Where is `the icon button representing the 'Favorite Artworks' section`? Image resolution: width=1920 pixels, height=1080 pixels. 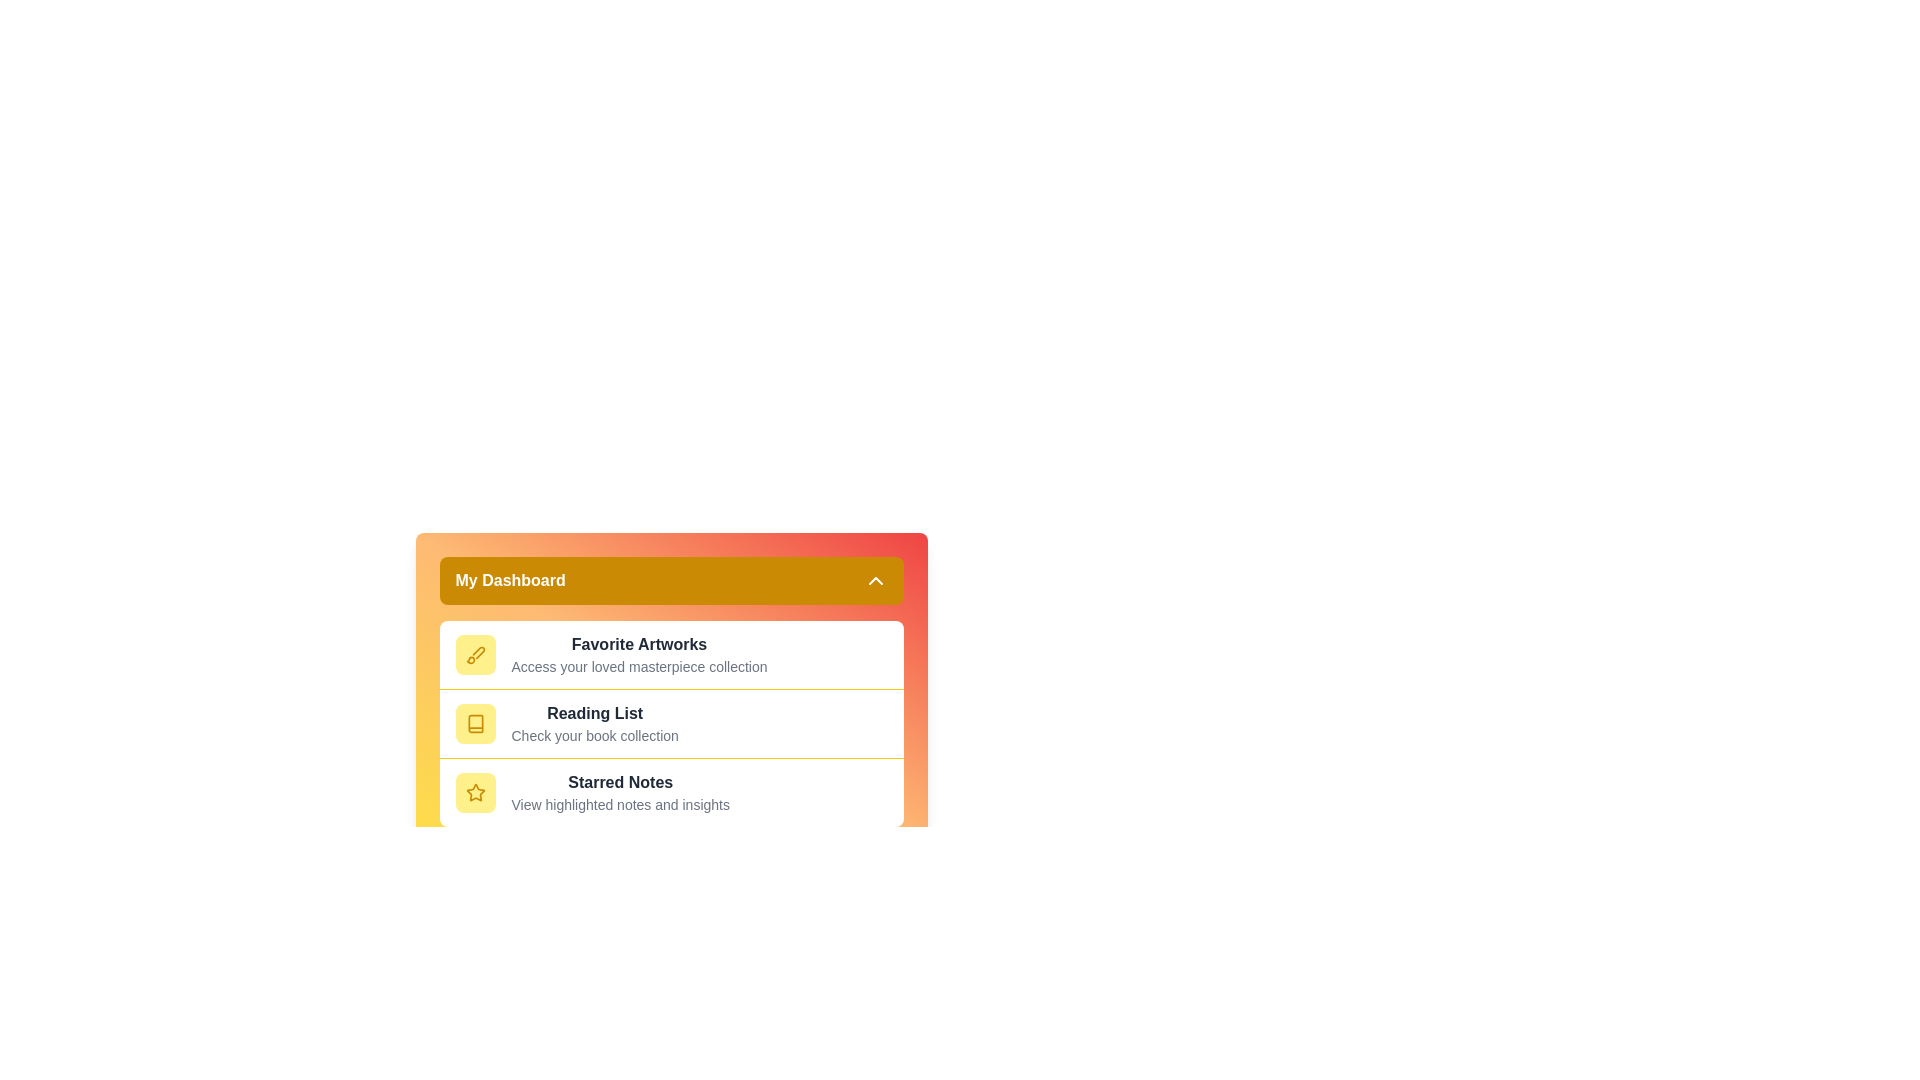
the icon button representing the 'Favorite Artworks' section is located at coordinates (474, 655).